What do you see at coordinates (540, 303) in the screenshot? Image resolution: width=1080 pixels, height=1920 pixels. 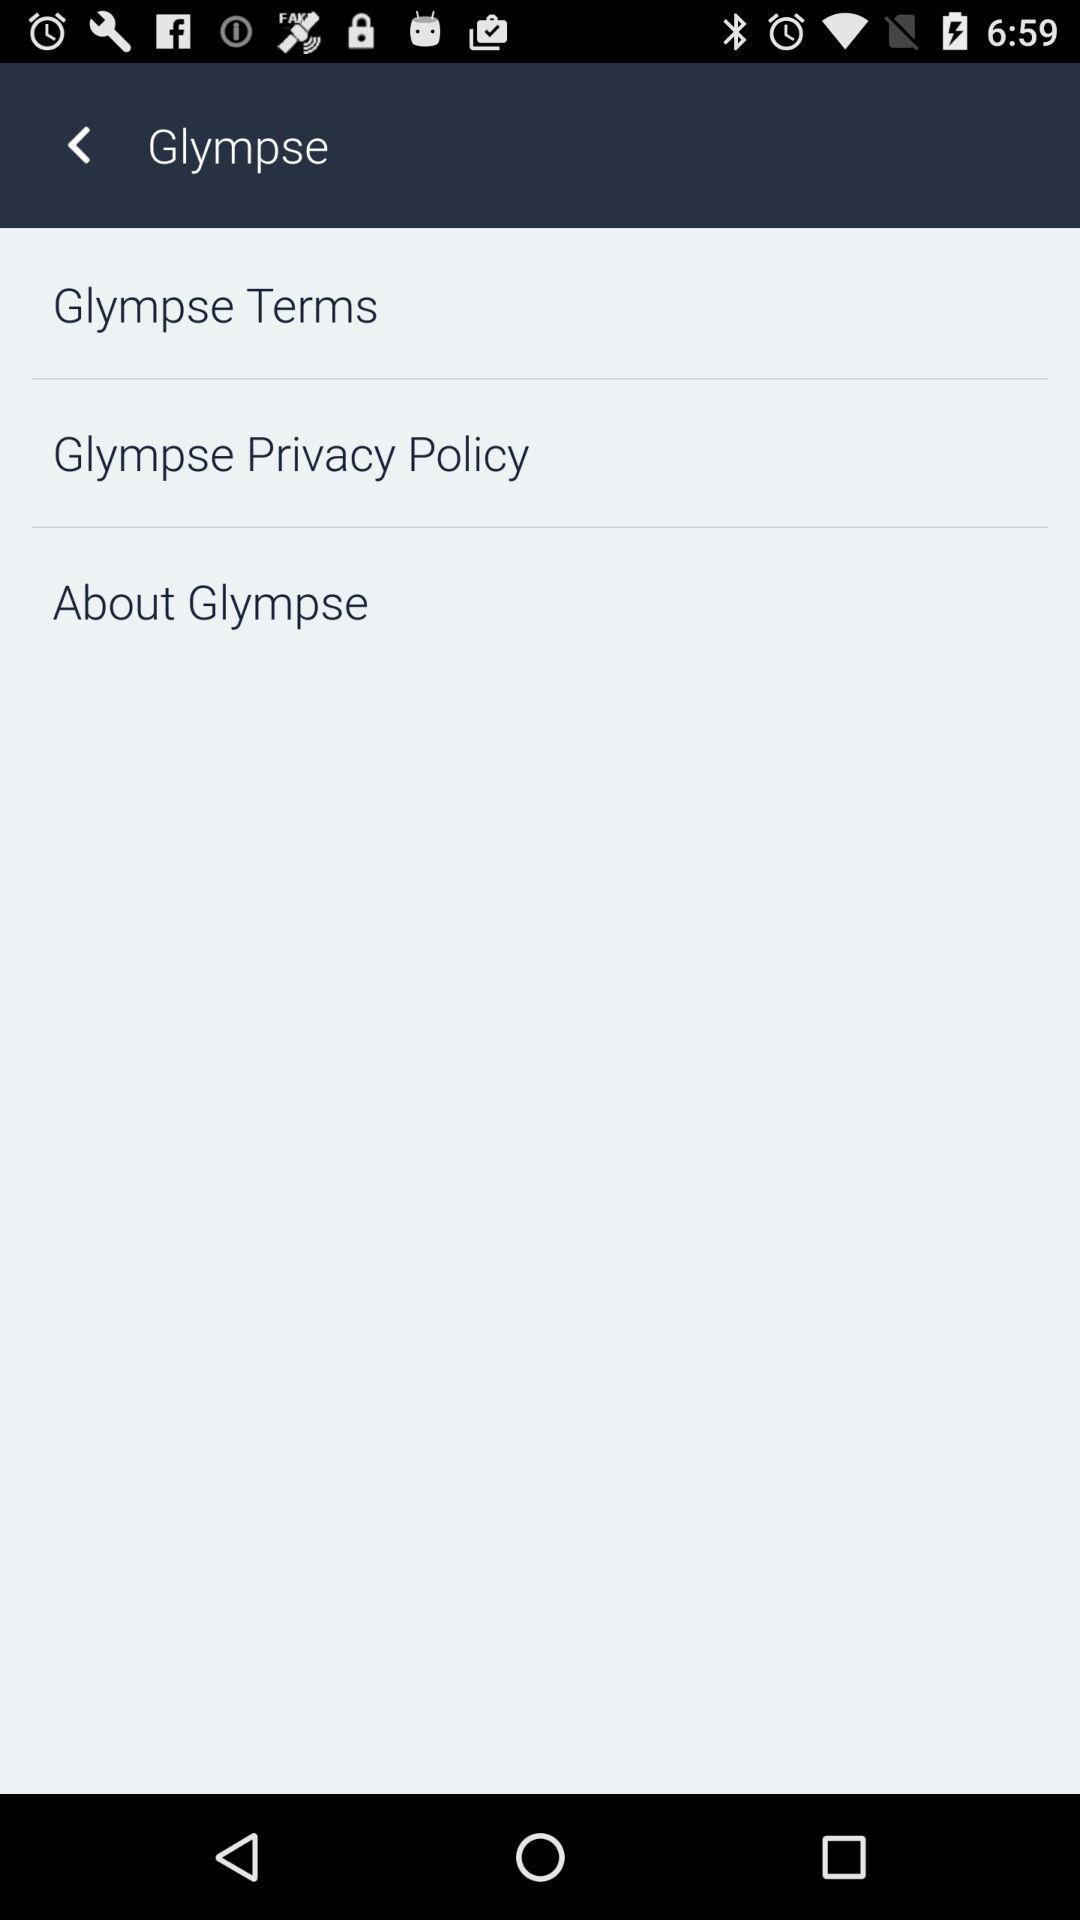 I see `the glympse terms item` at bounding box center [540, 303].